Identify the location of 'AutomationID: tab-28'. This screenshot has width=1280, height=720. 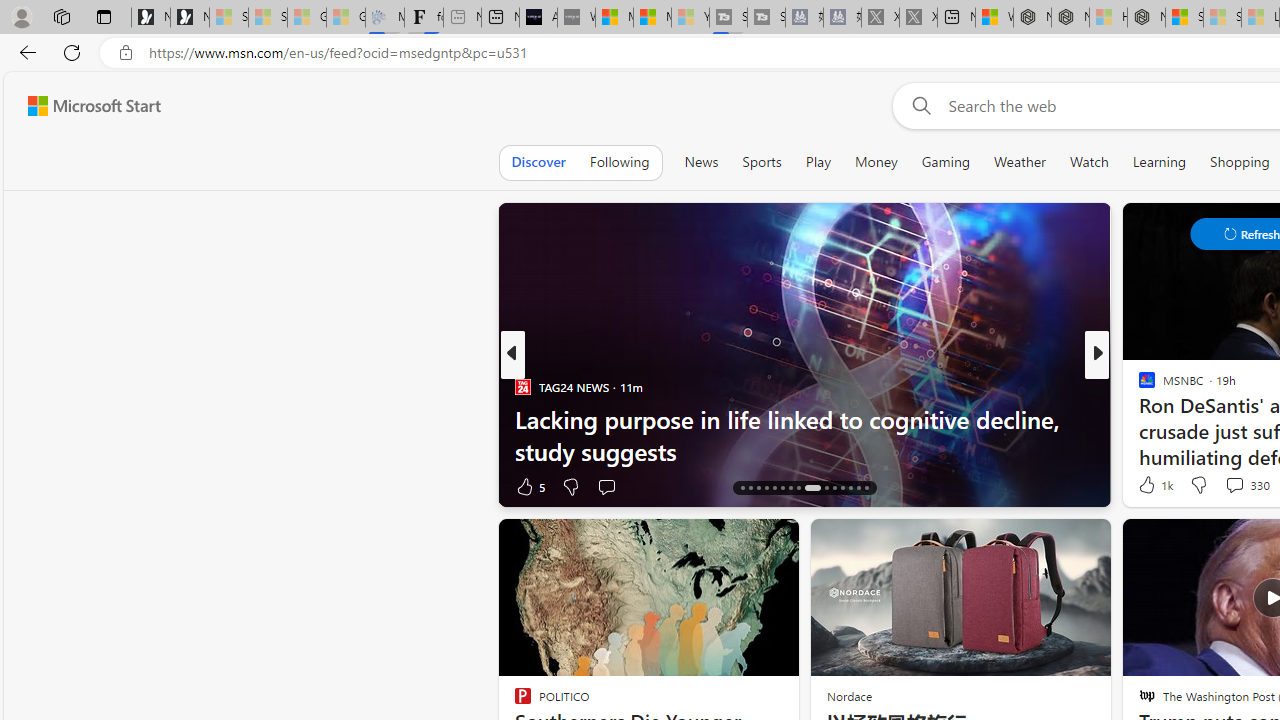
(850, 488).